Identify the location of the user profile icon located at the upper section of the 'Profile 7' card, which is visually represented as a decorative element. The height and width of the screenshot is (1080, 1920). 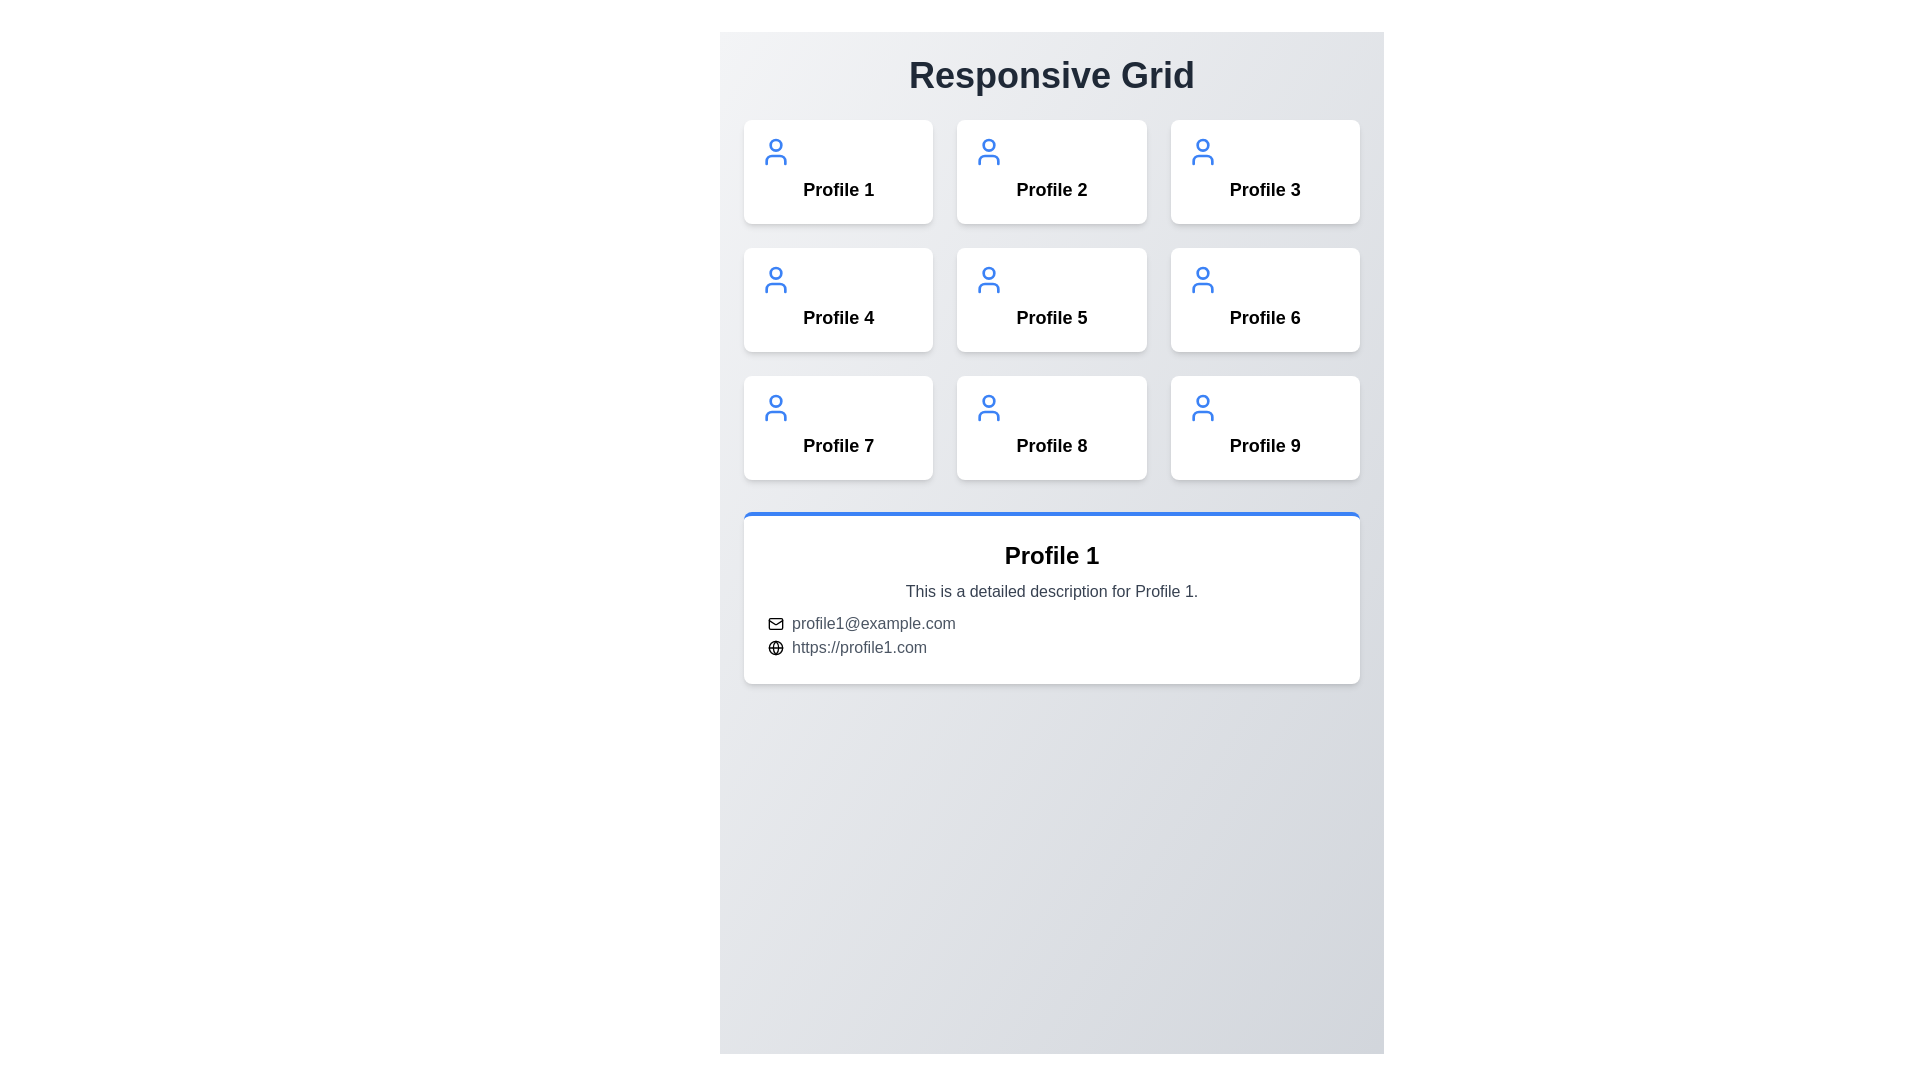
(775, 407).